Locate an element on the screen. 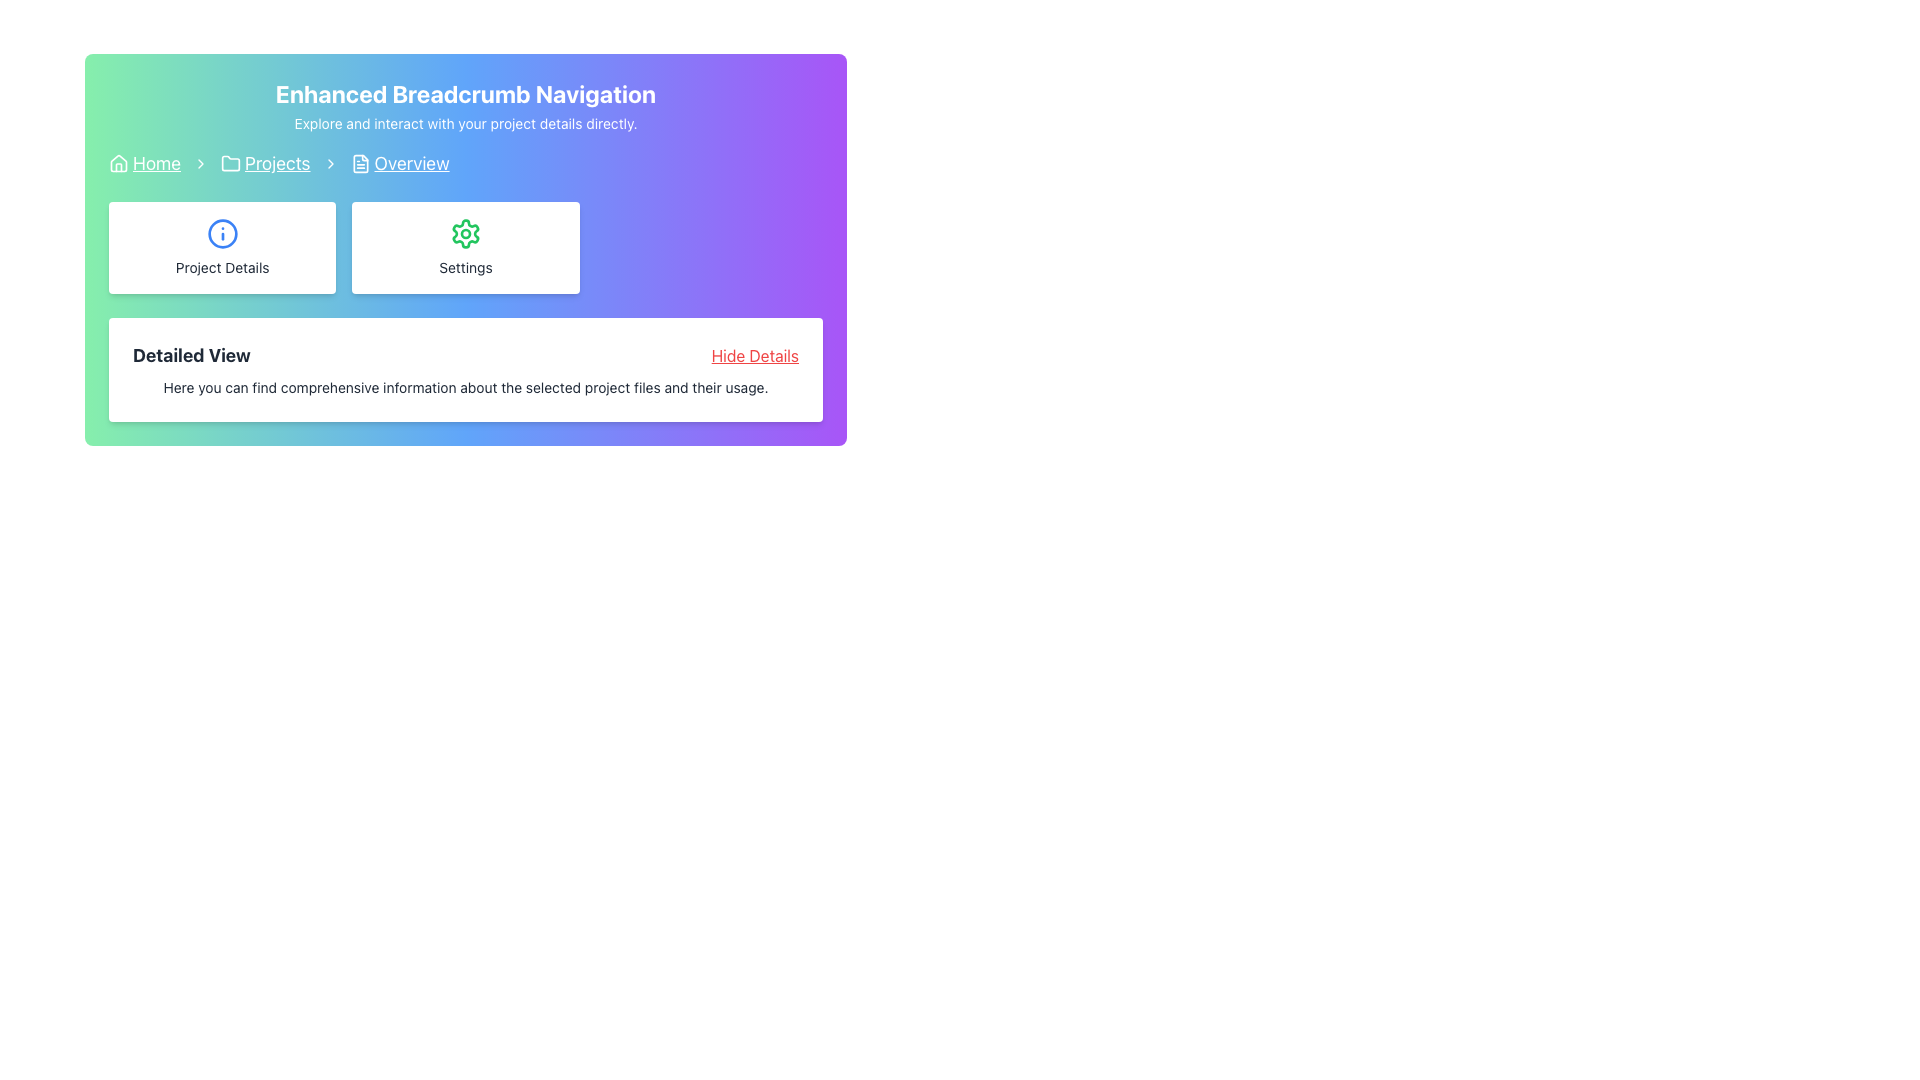 The height and width of the screenshot is (1080, 1920). the house-shaped icon in the breadcrumb navigation bar is located at coordinates (118, 163).